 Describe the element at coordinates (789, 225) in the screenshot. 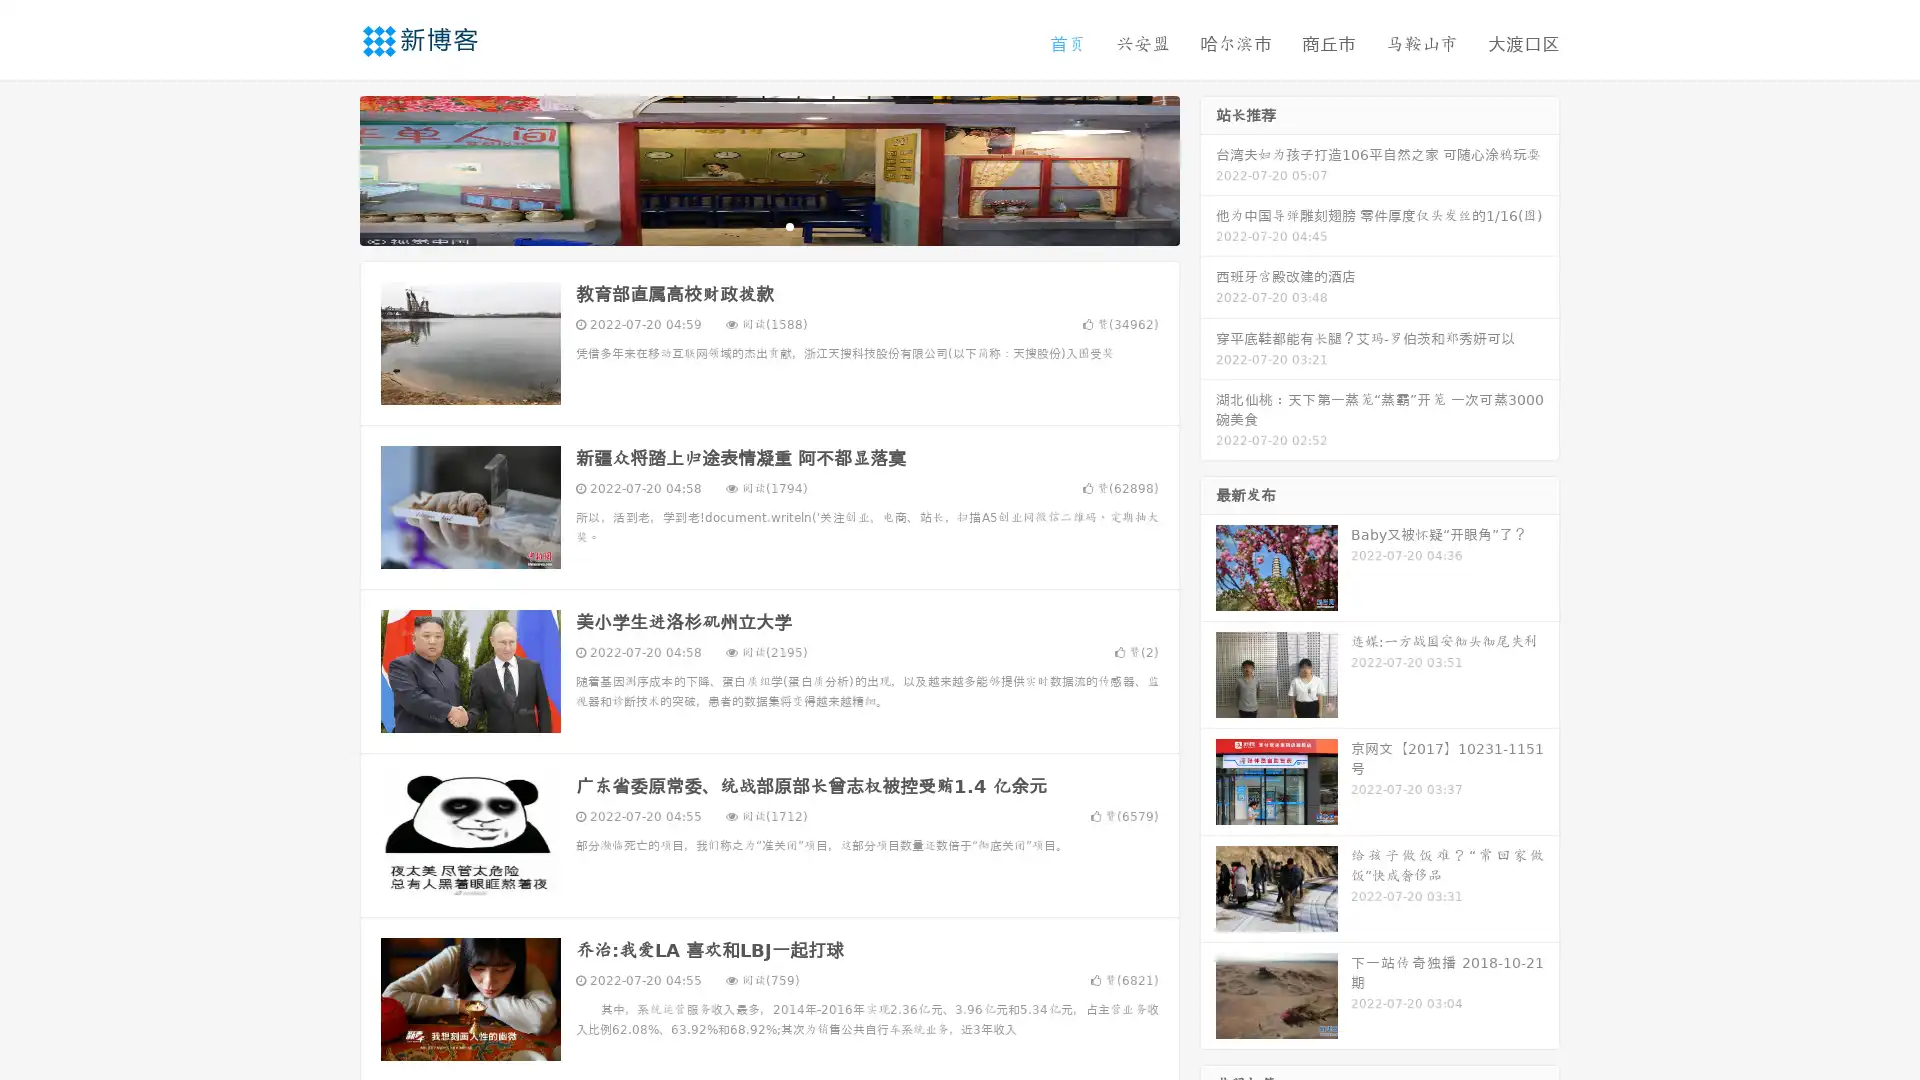

I see `Go to slide 3` at that location.